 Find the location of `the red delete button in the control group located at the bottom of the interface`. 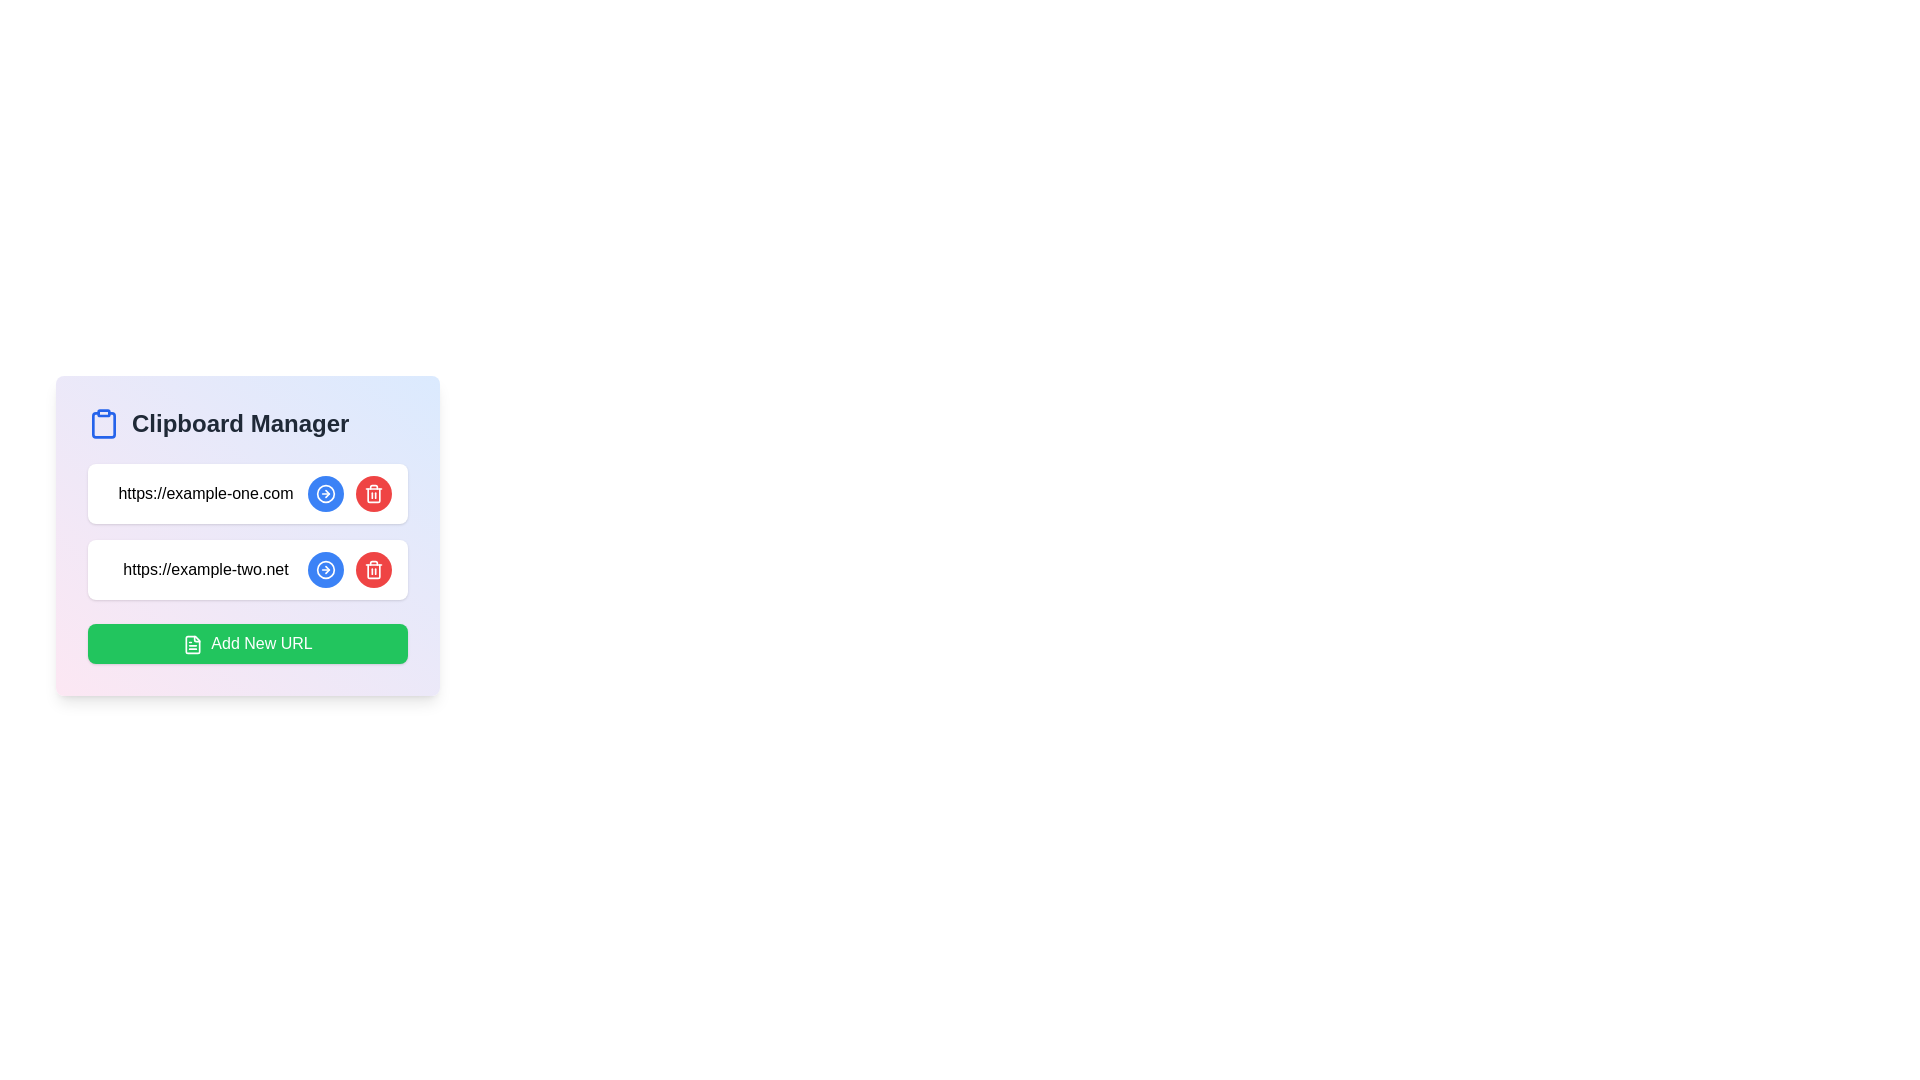

the red delete button in the control group located at the bottom of the interface is located at coordinates (350, 570).